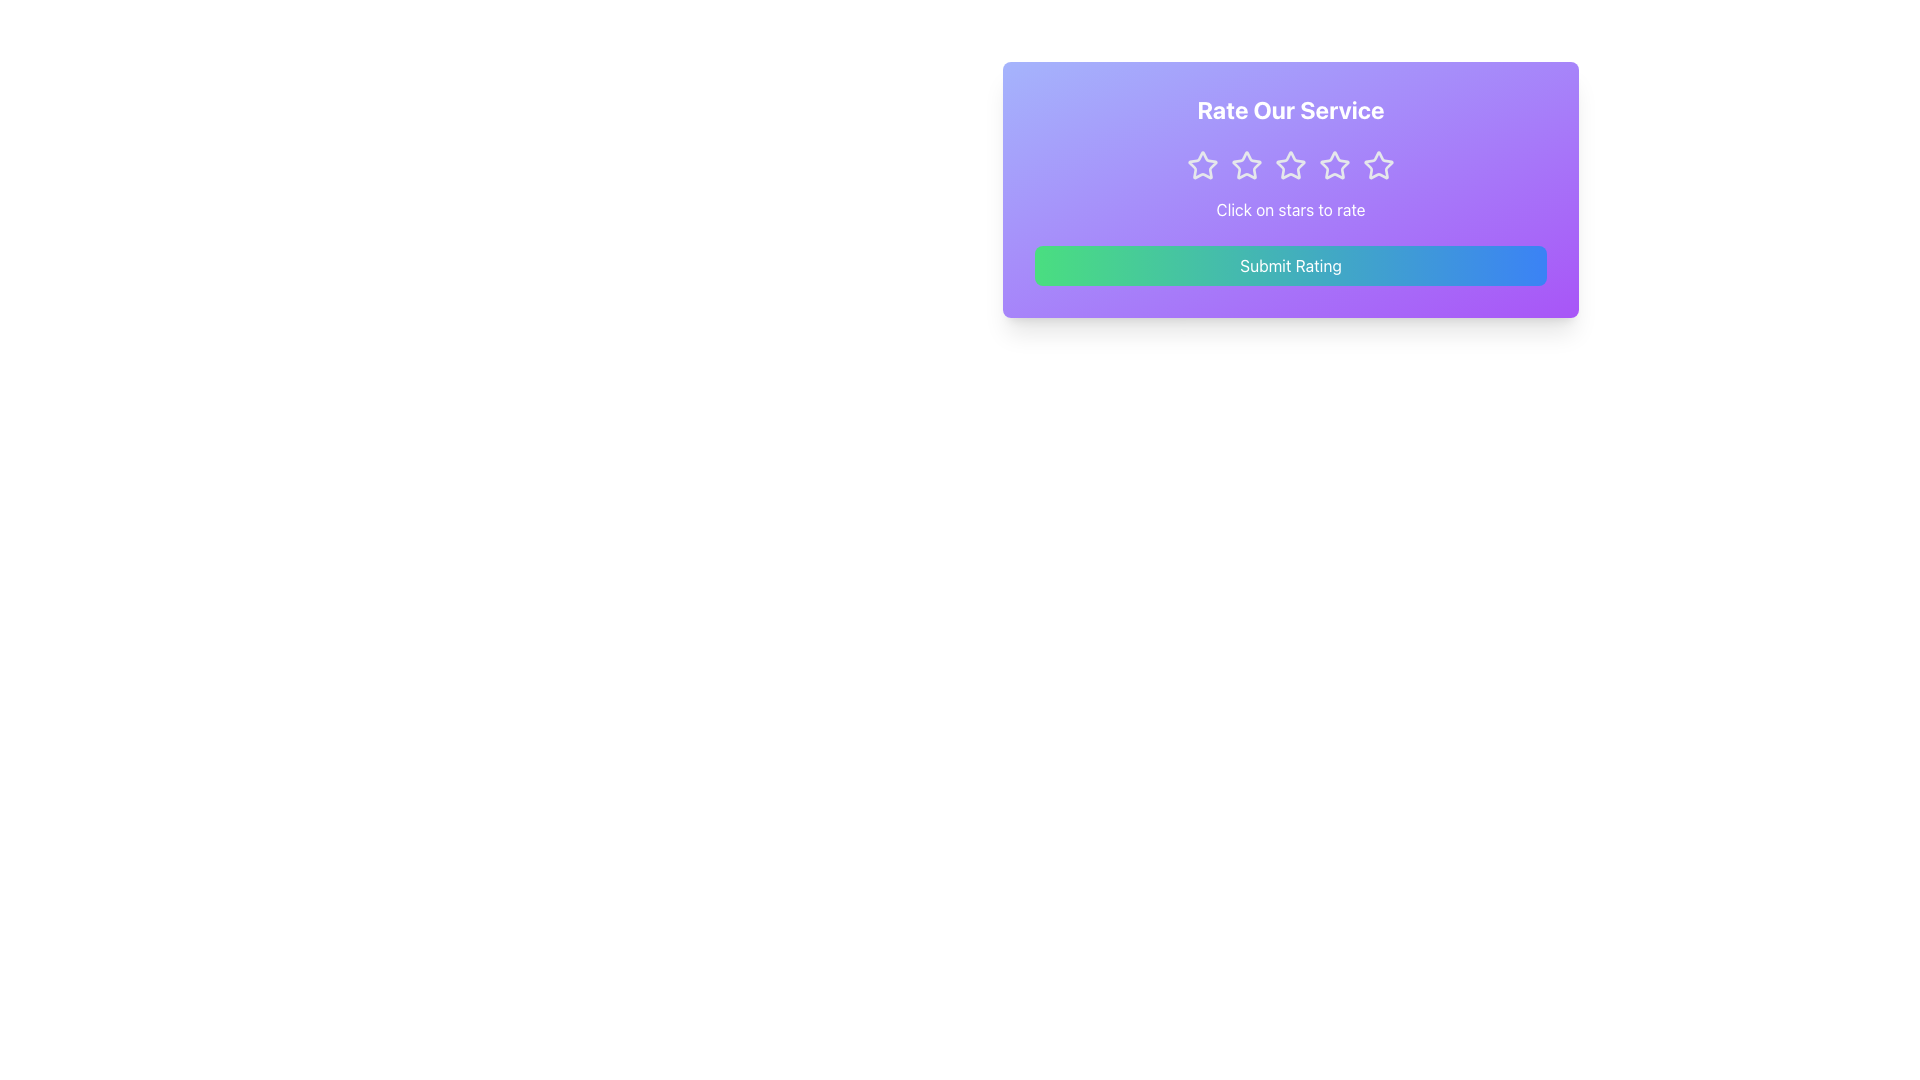 This screenshot has height=1080, width=1920. What do you see at coordinates (1334, 164) in the screenshot?
I see `the fourth rating star icon` at bounding box center [1334, 164].